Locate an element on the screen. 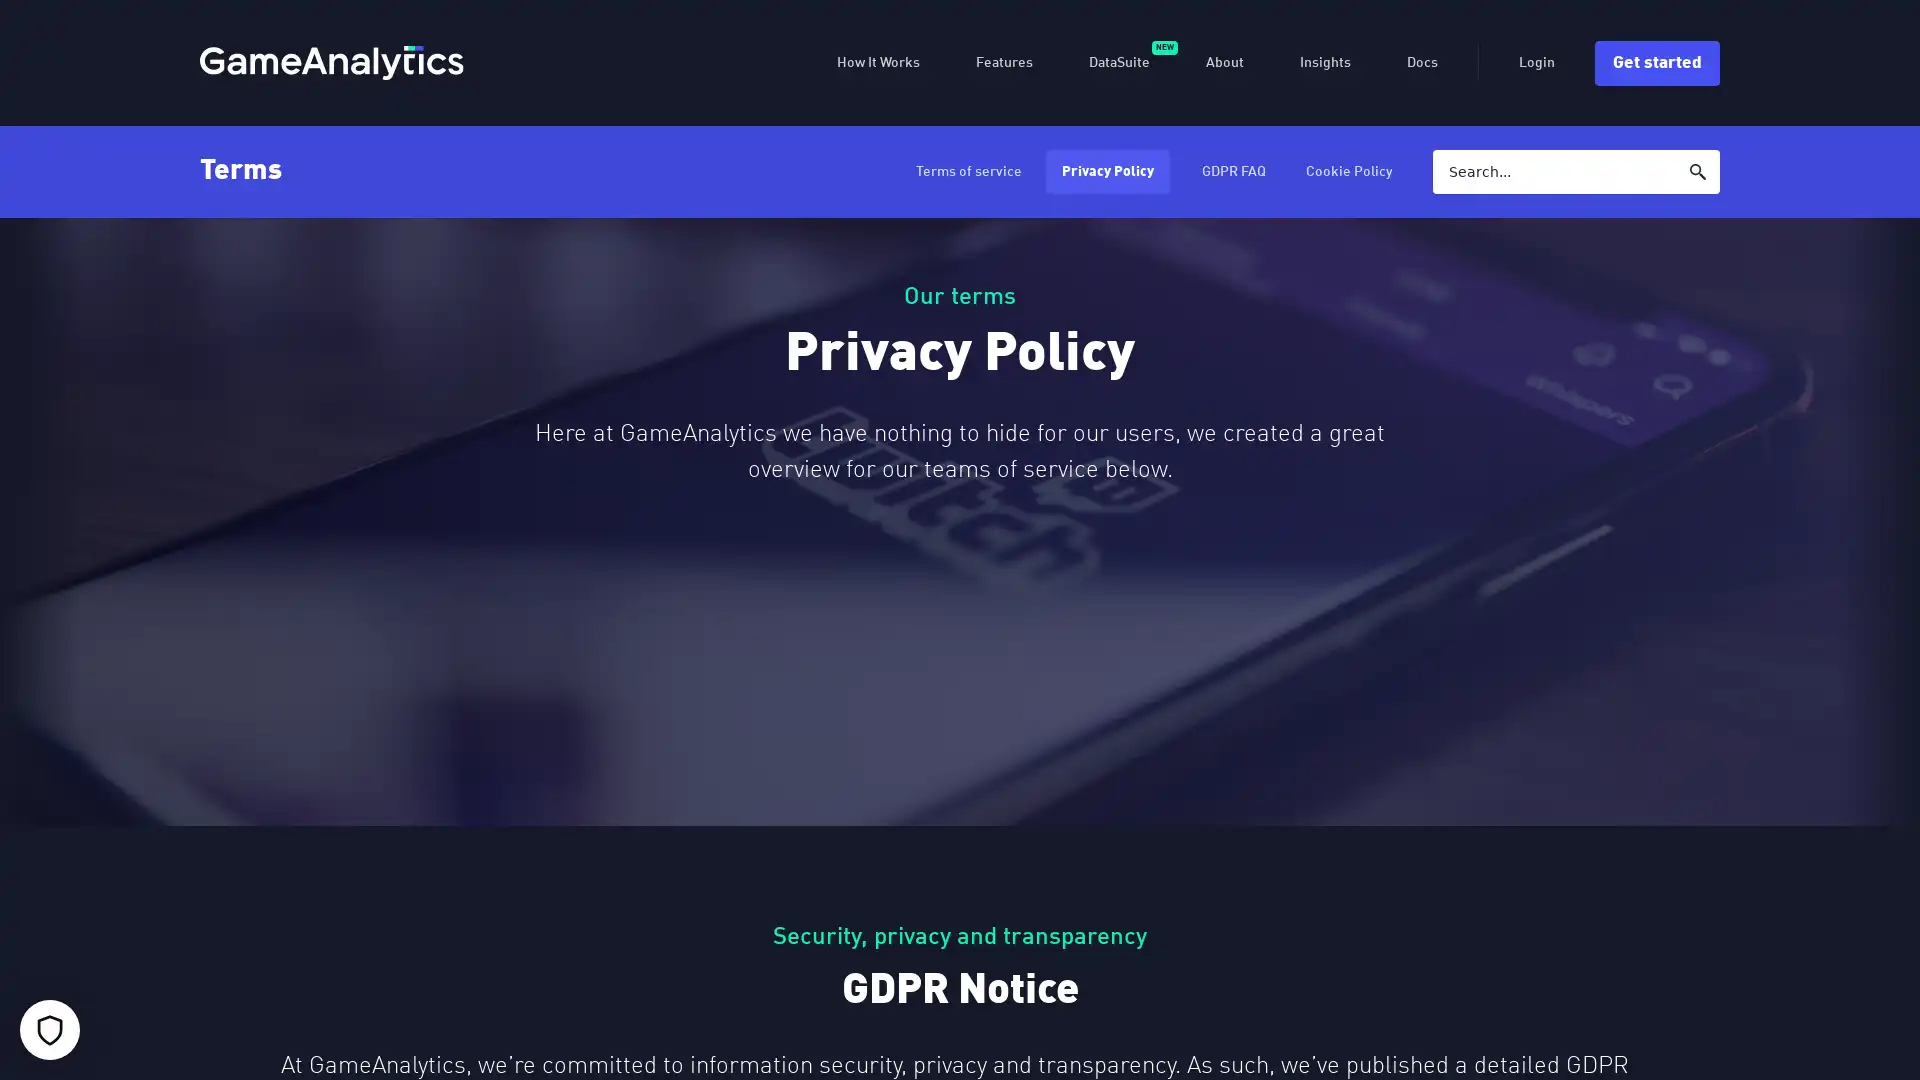 The image size is (1920, 1080). Your cookie settings is located at coordinates (49, 1029).